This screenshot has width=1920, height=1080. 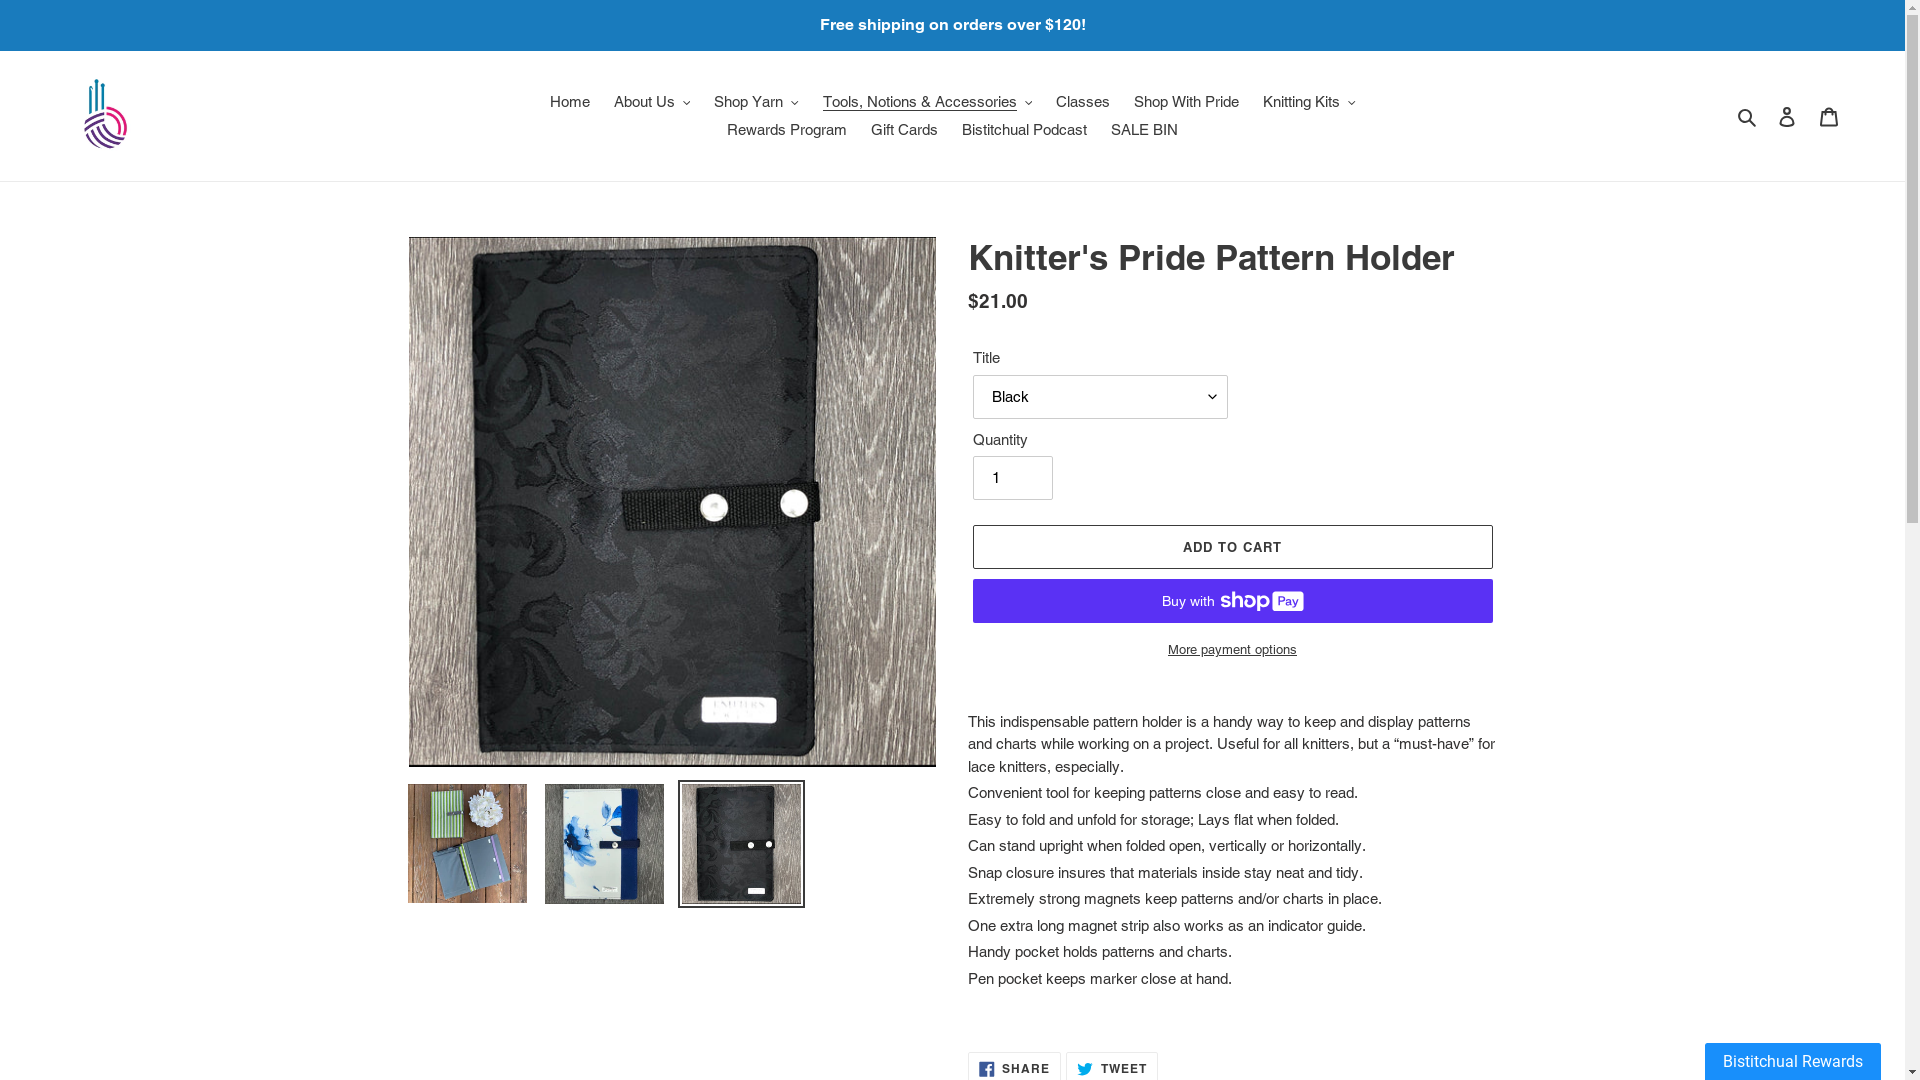 I want to click on 'Home', so click(x=539, y=102).